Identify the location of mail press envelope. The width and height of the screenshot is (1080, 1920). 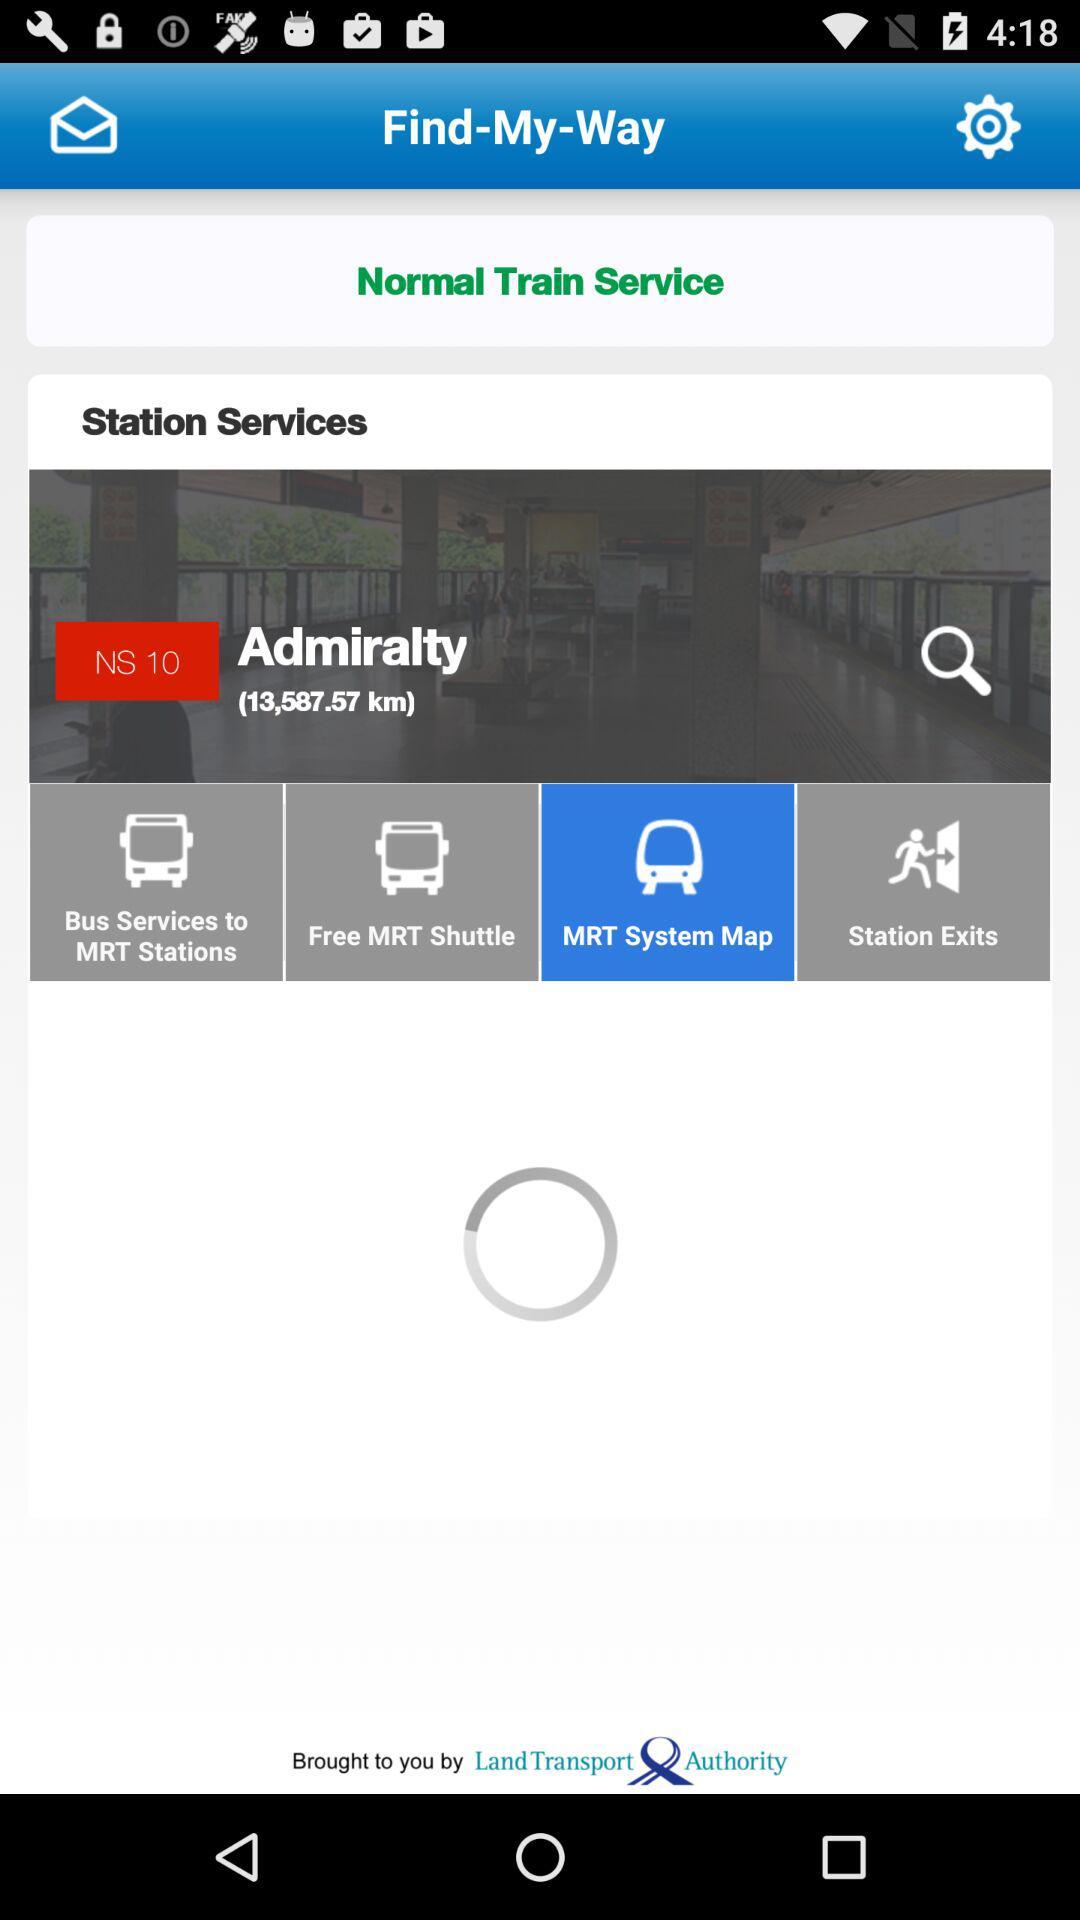
(82, 124).